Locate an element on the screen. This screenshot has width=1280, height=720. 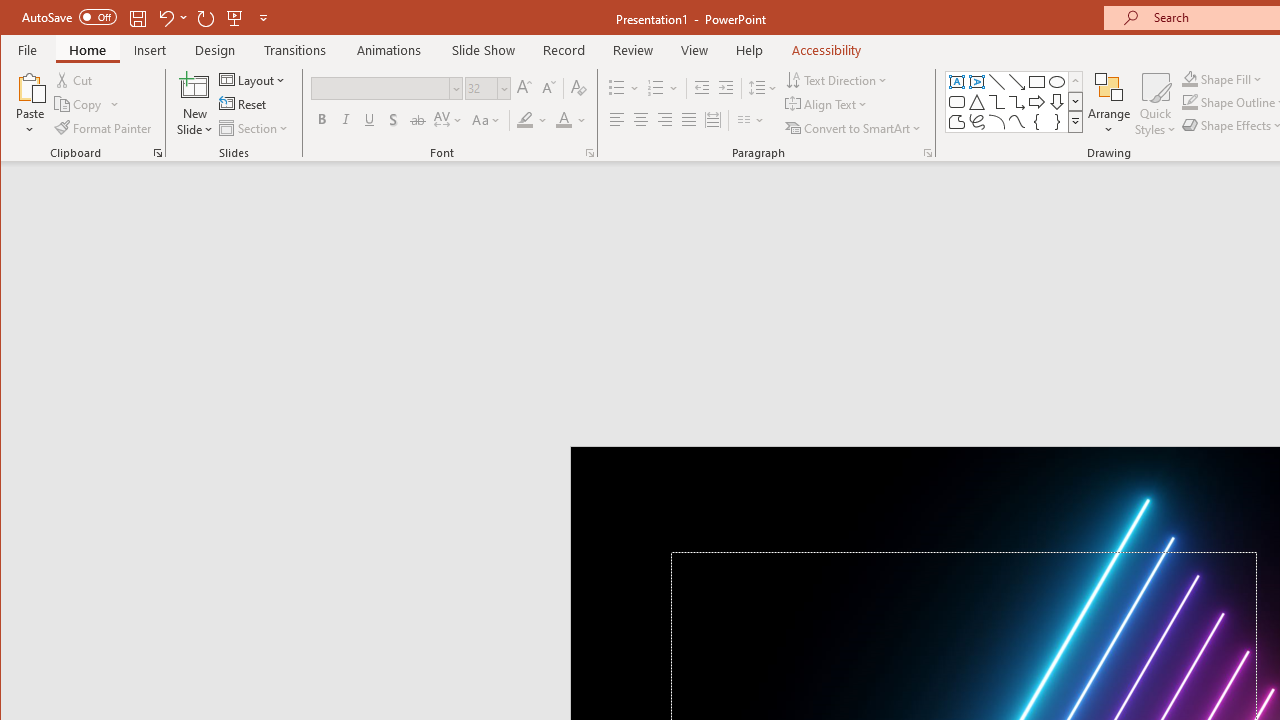
'Shape Fill Orange, Accent 2' is located at coordinates (1189, 78).